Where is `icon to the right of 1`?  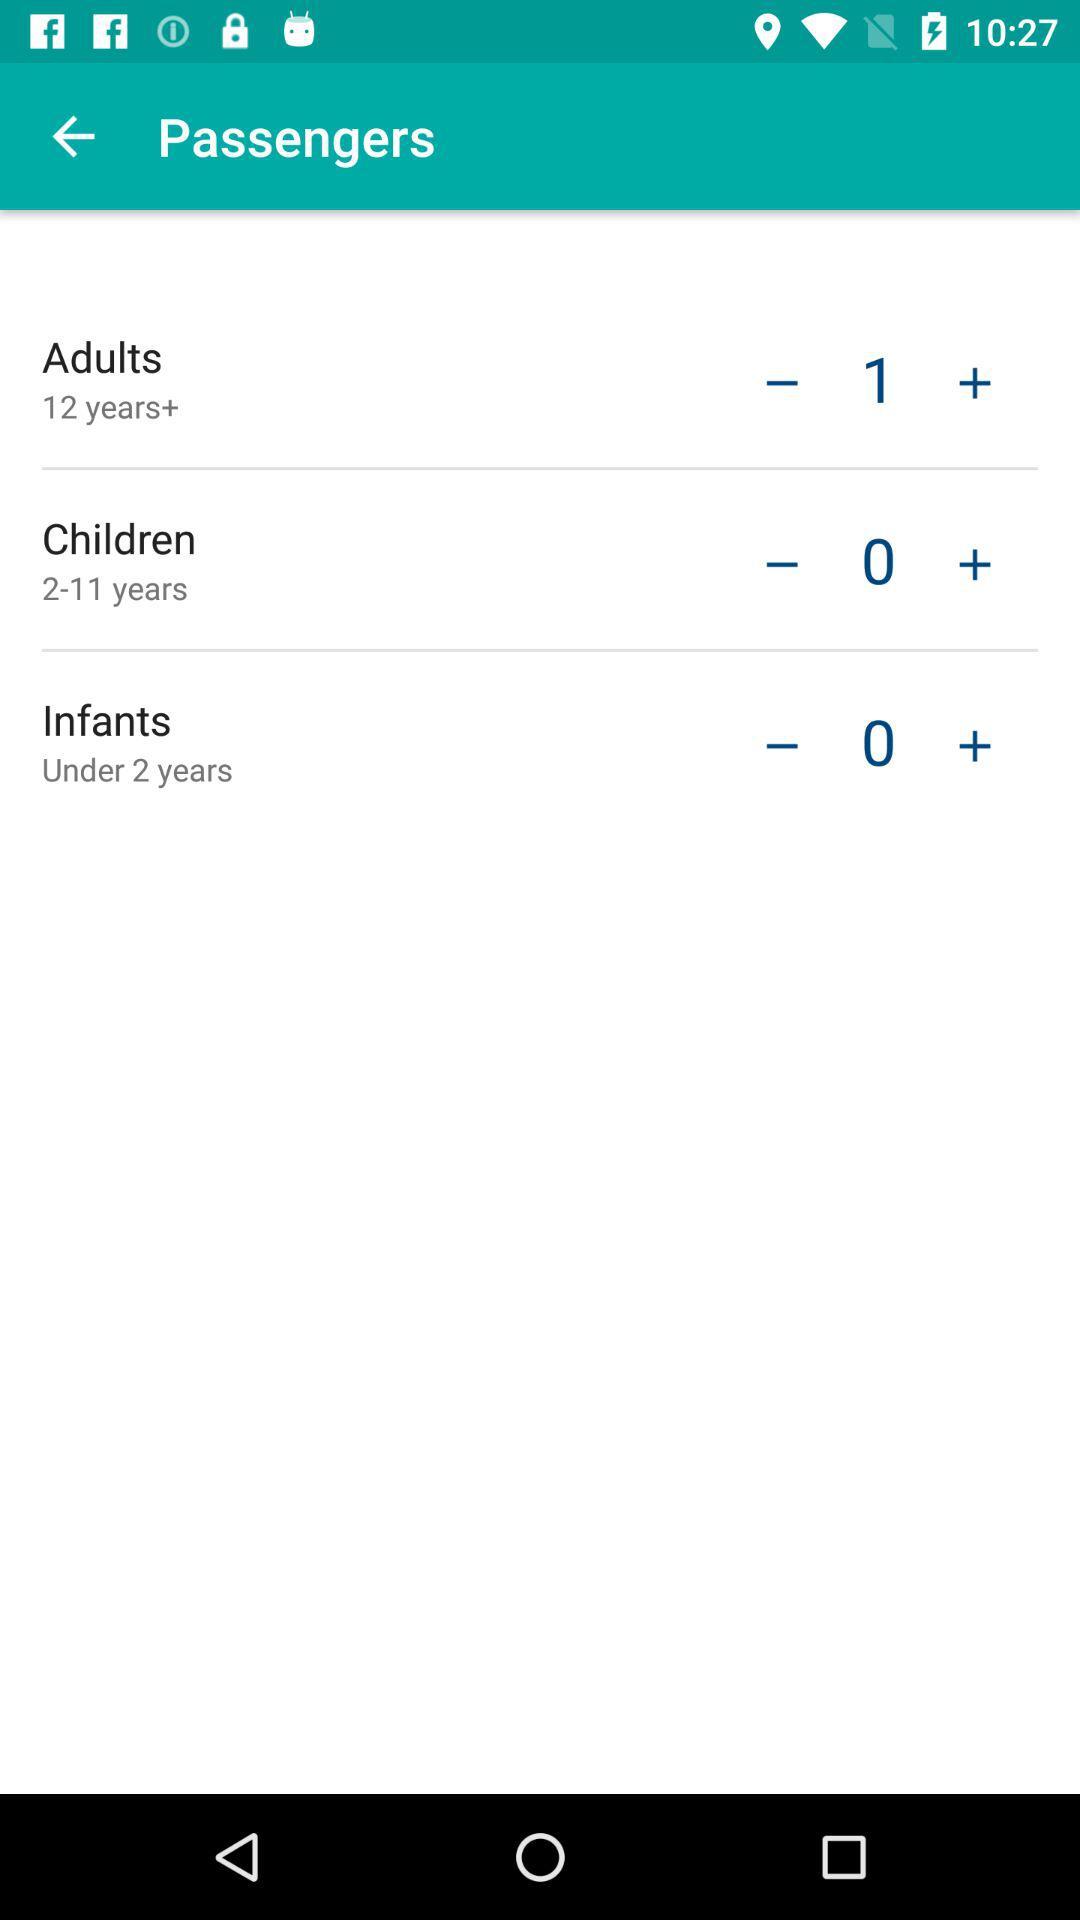 icon to the right of 1 is located at coordinates (974, 380).